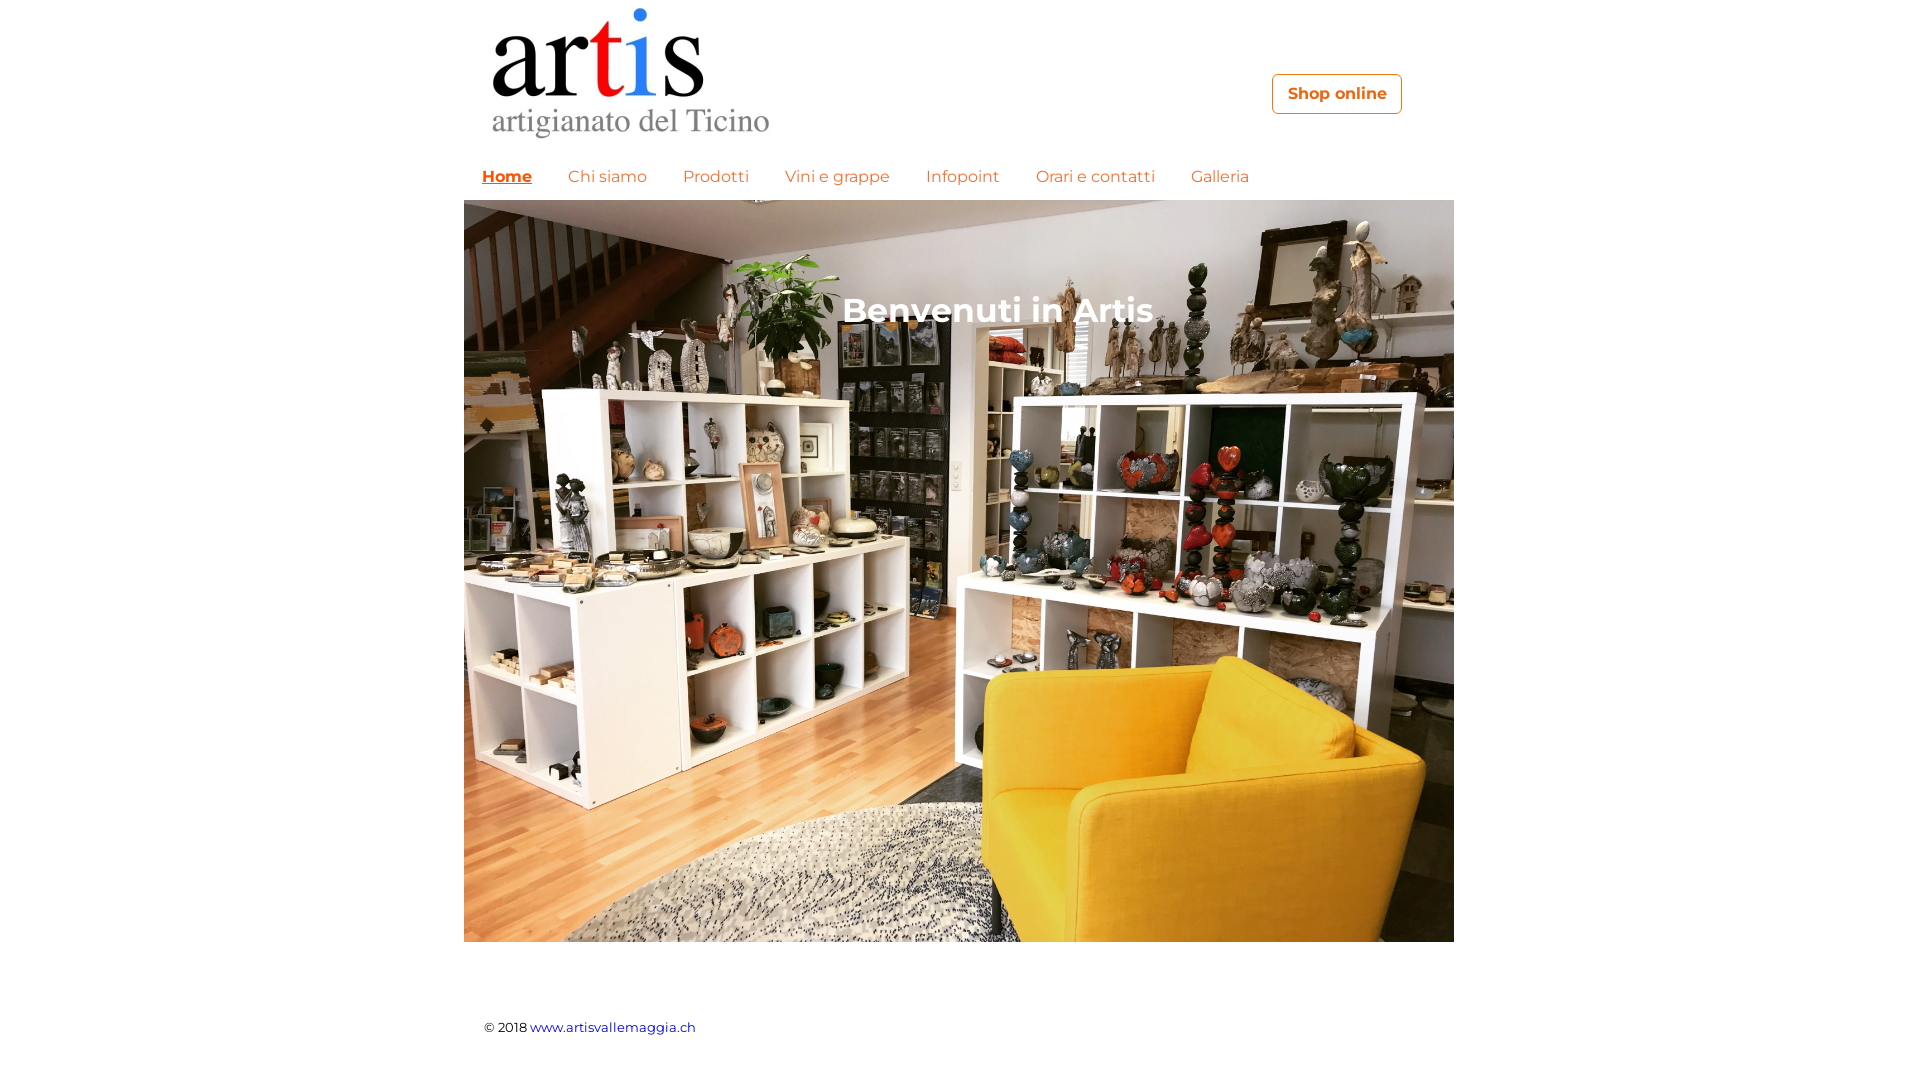 The height and width of the screenshot is (1080, 1920). Describe the element at coordinates (915, 176) in the screenshot. I see `'Infopoint'` at that location.